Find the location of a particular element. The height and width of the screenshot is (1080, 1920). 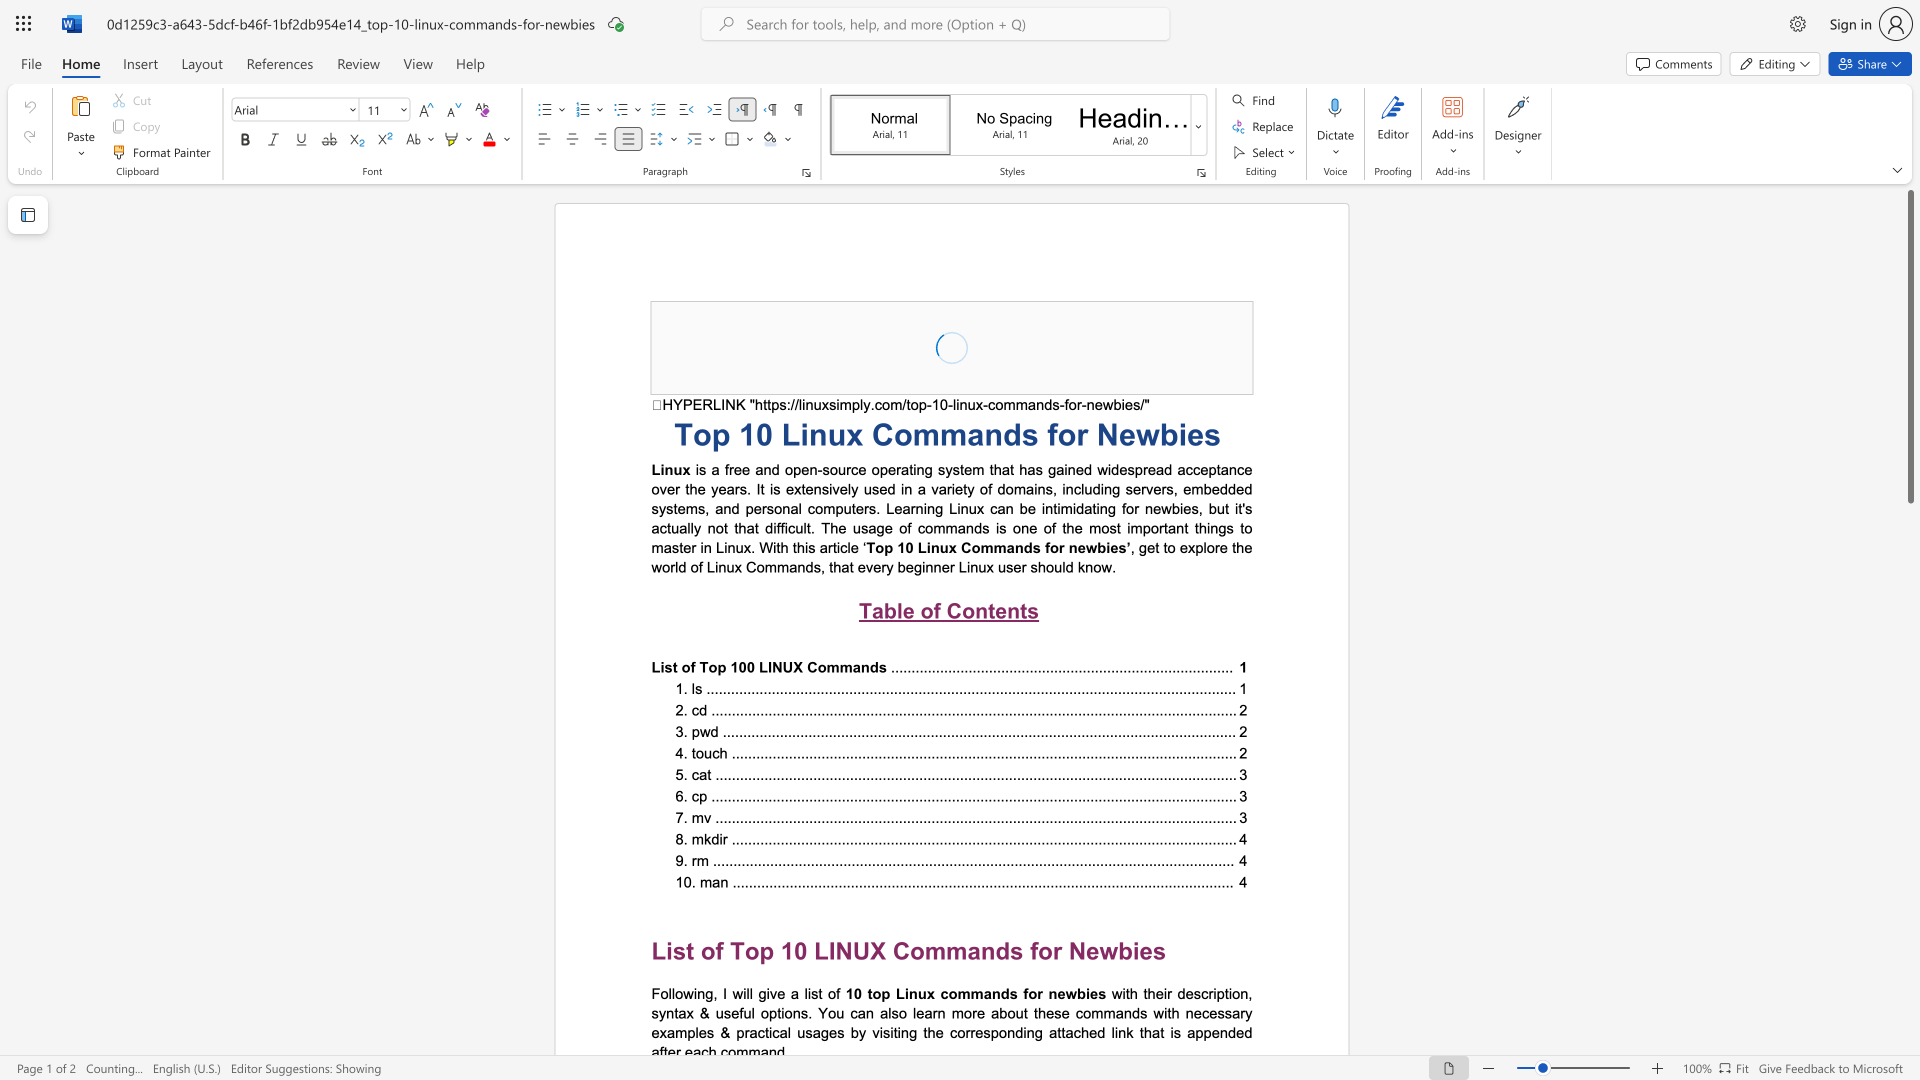

the scrollbar to slide the page down is located at coordinates (1909, 869).